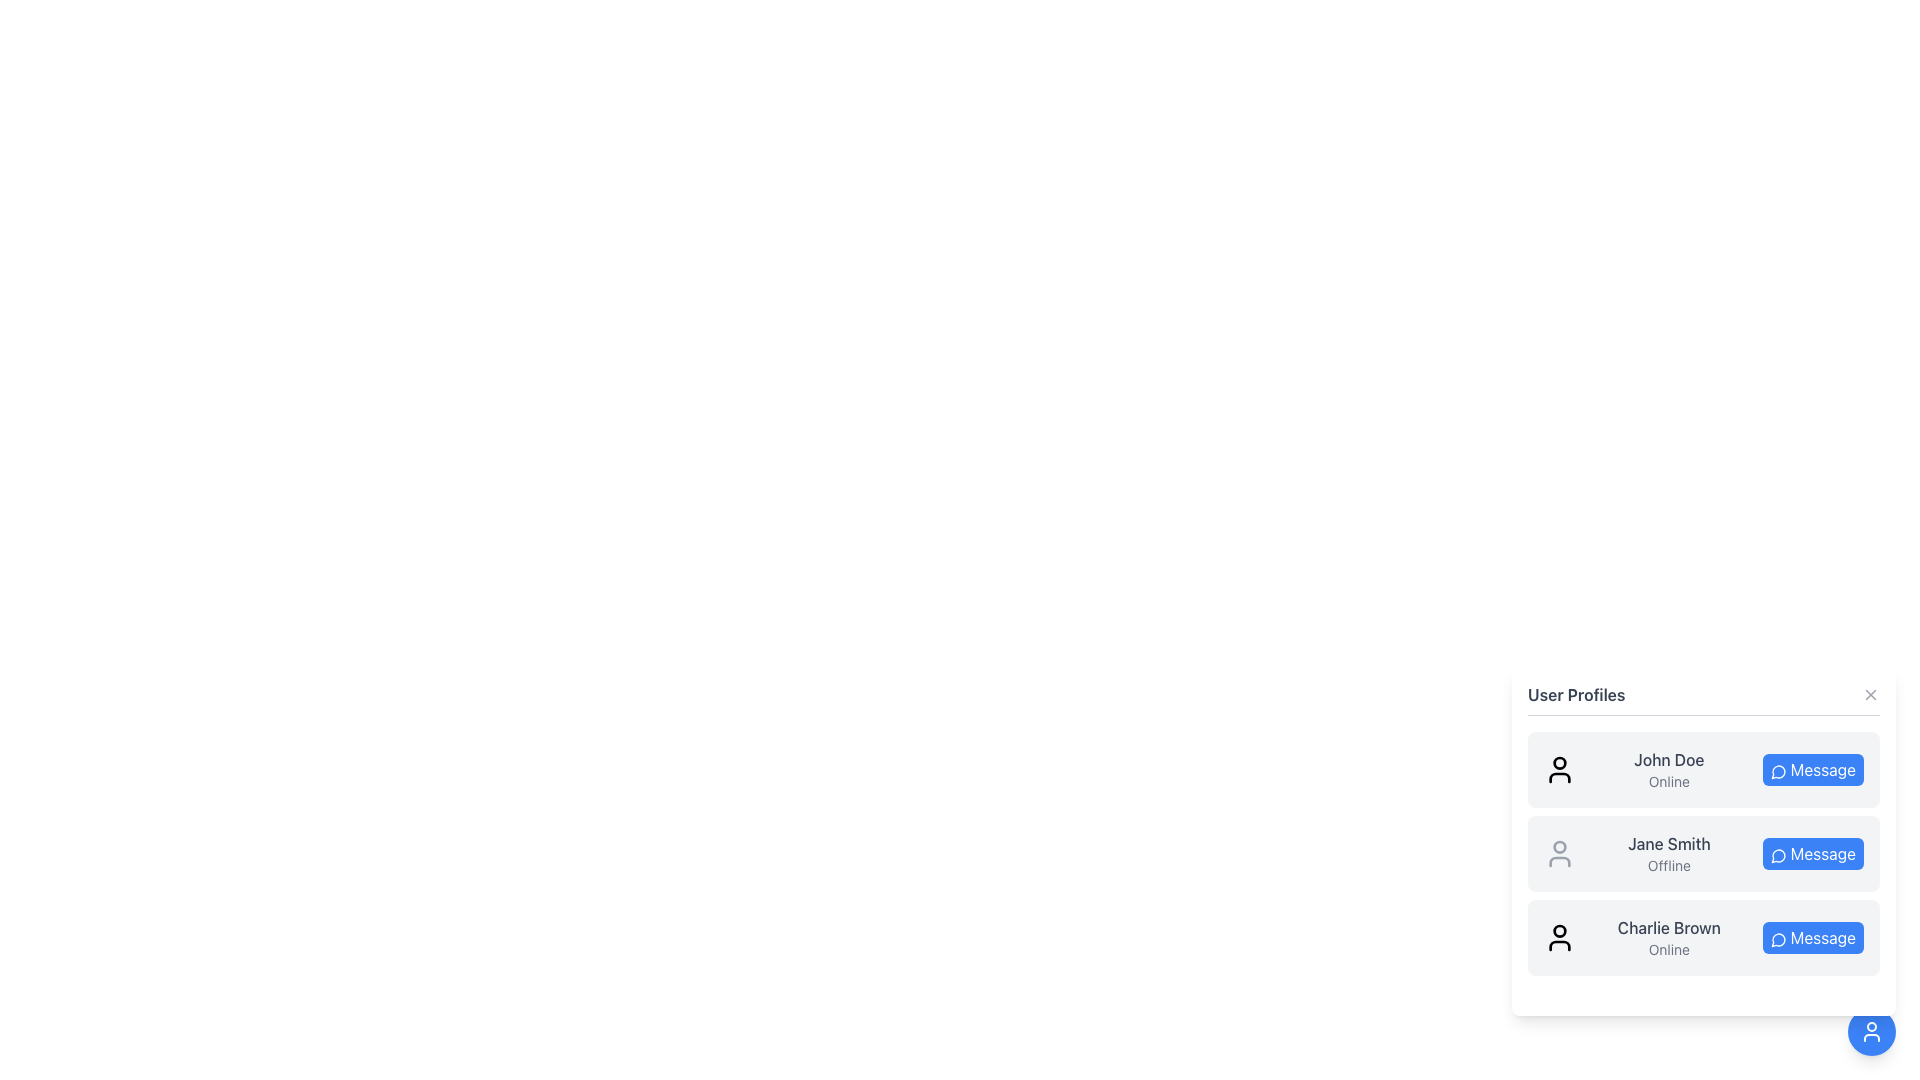 The width and height of the screenshot is (1920, 1080). Describe the element at coordinates (1703, 856) in the screenshot. I see `the 'Message' button on the second user profile entry in the contact list to initiate a chat` at that location.